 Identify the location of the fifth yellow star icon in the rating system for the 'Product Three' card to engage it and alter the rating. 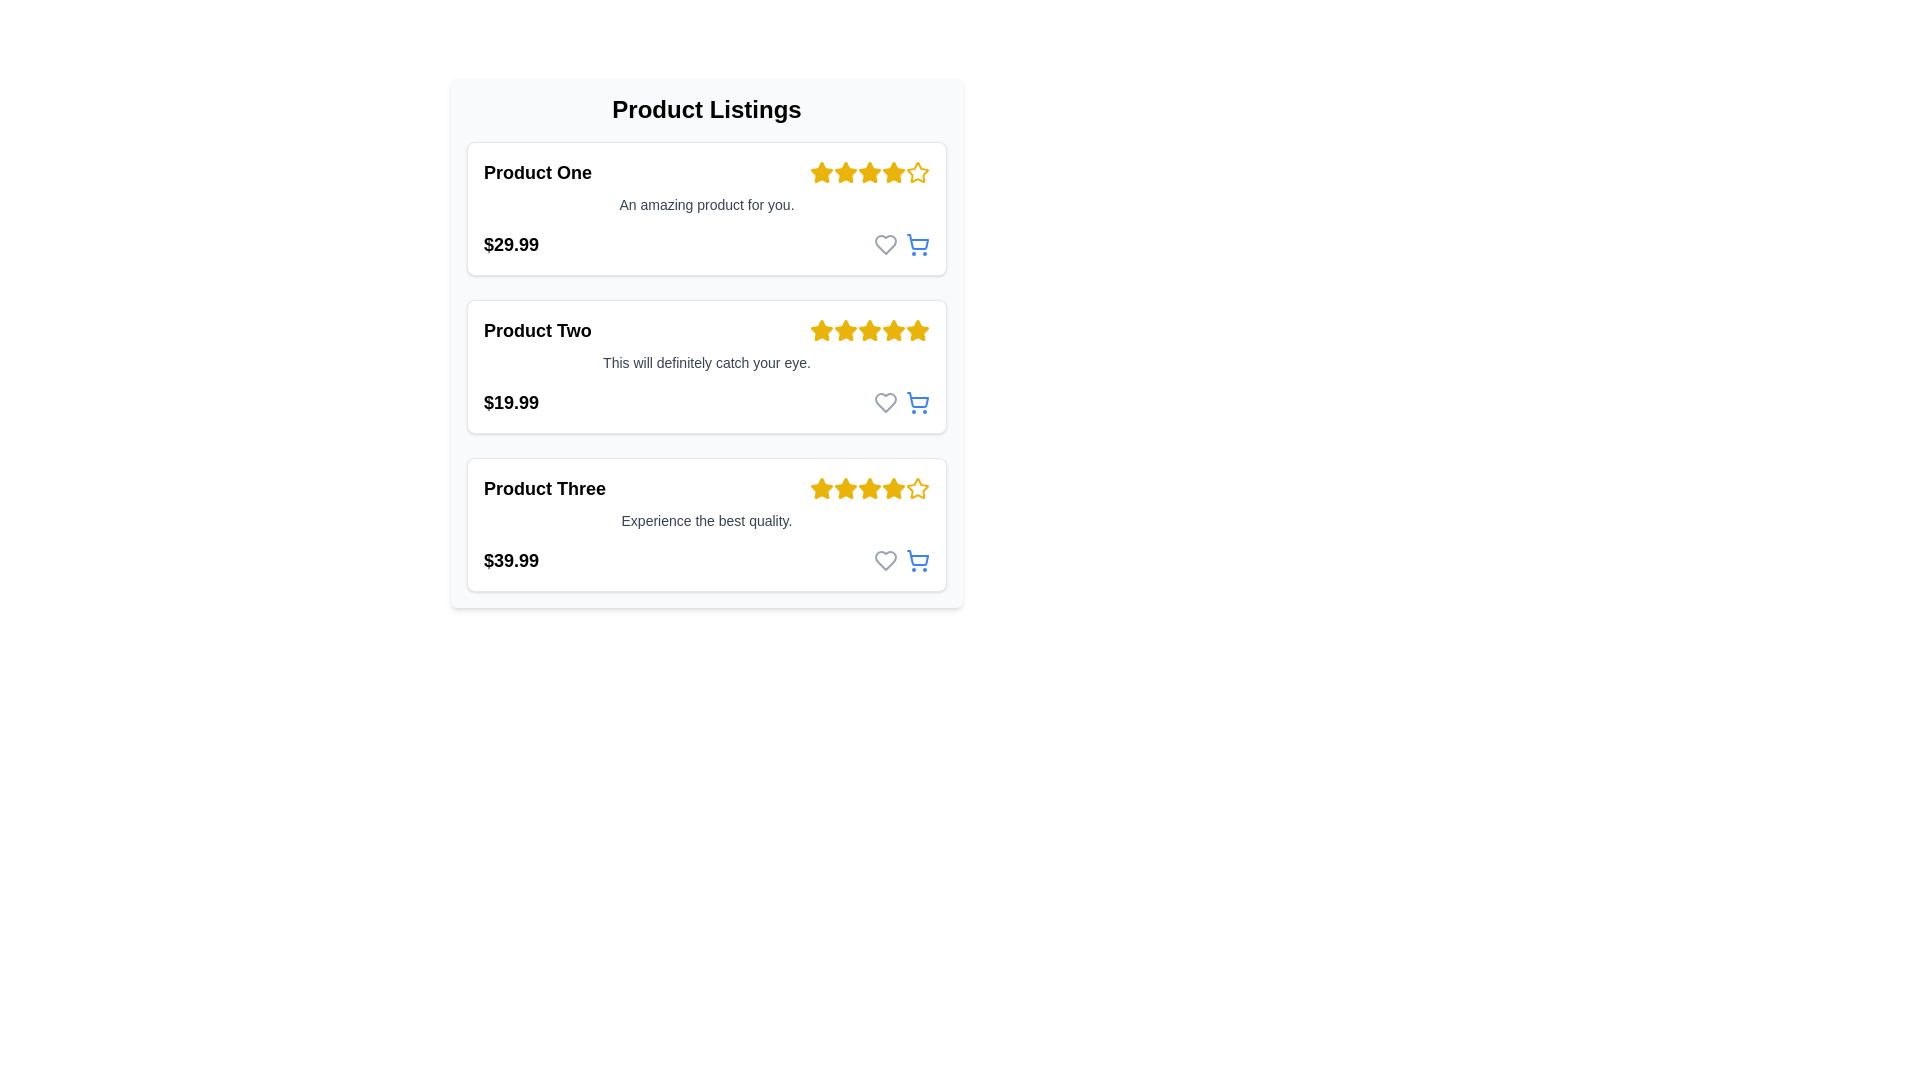
(916, 489).